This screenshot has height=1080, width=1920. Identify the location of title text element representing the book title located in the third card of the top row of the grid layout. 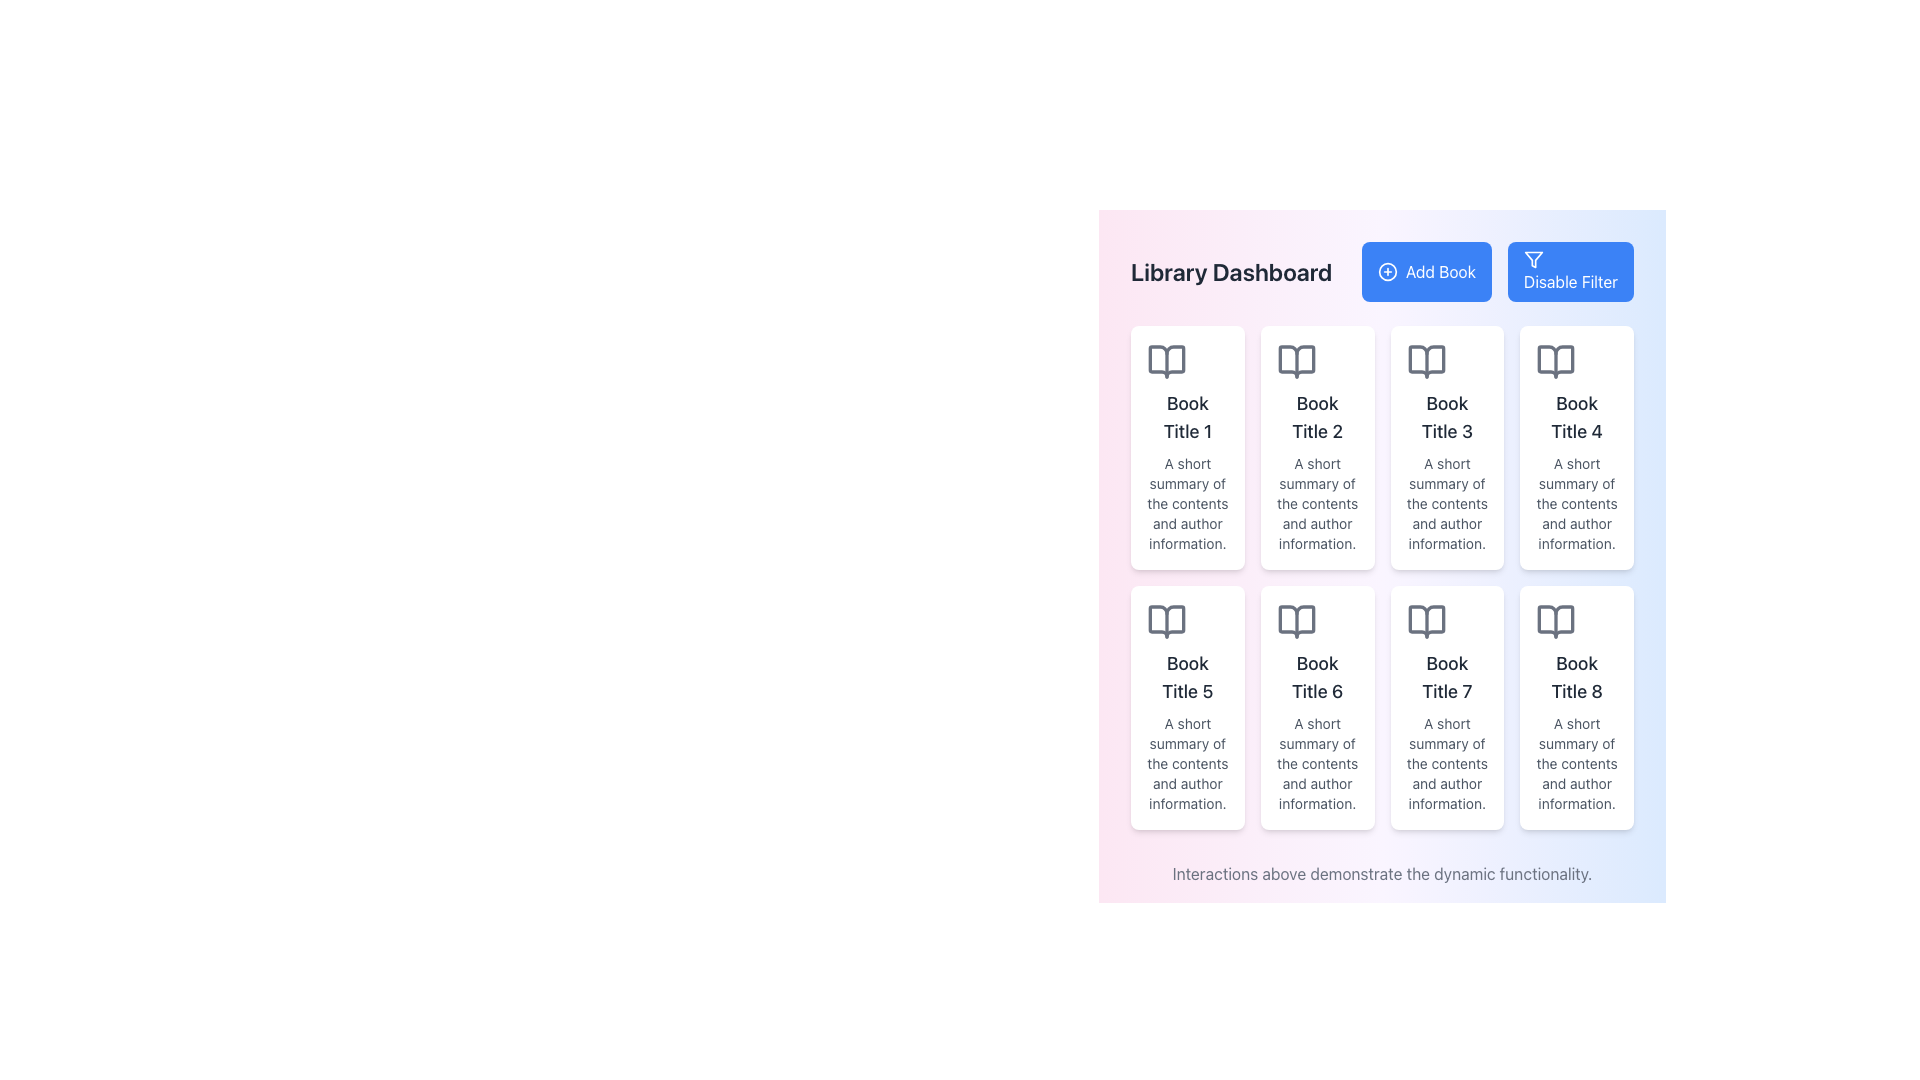
(1447, 416).